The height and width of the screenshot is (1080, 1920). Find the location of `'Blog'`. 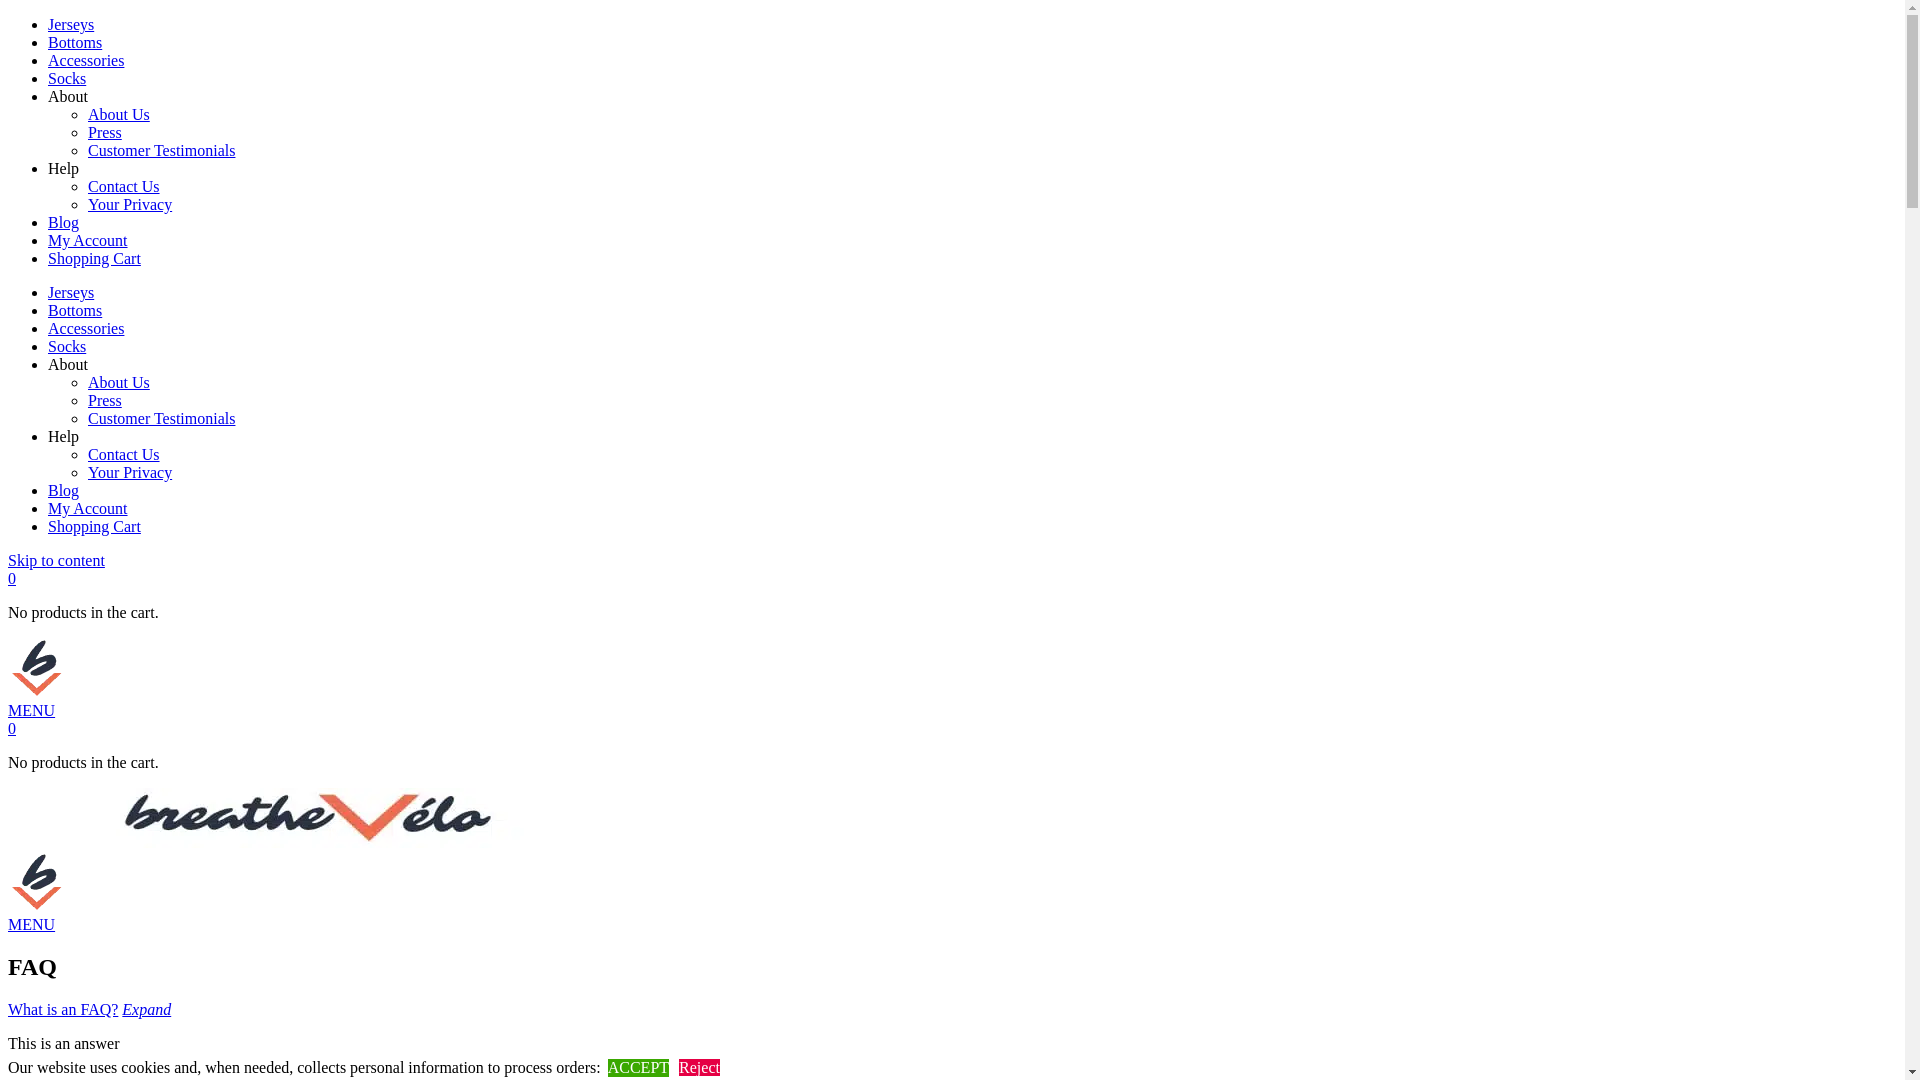

'Blog' is located at coordinates (63, 490).